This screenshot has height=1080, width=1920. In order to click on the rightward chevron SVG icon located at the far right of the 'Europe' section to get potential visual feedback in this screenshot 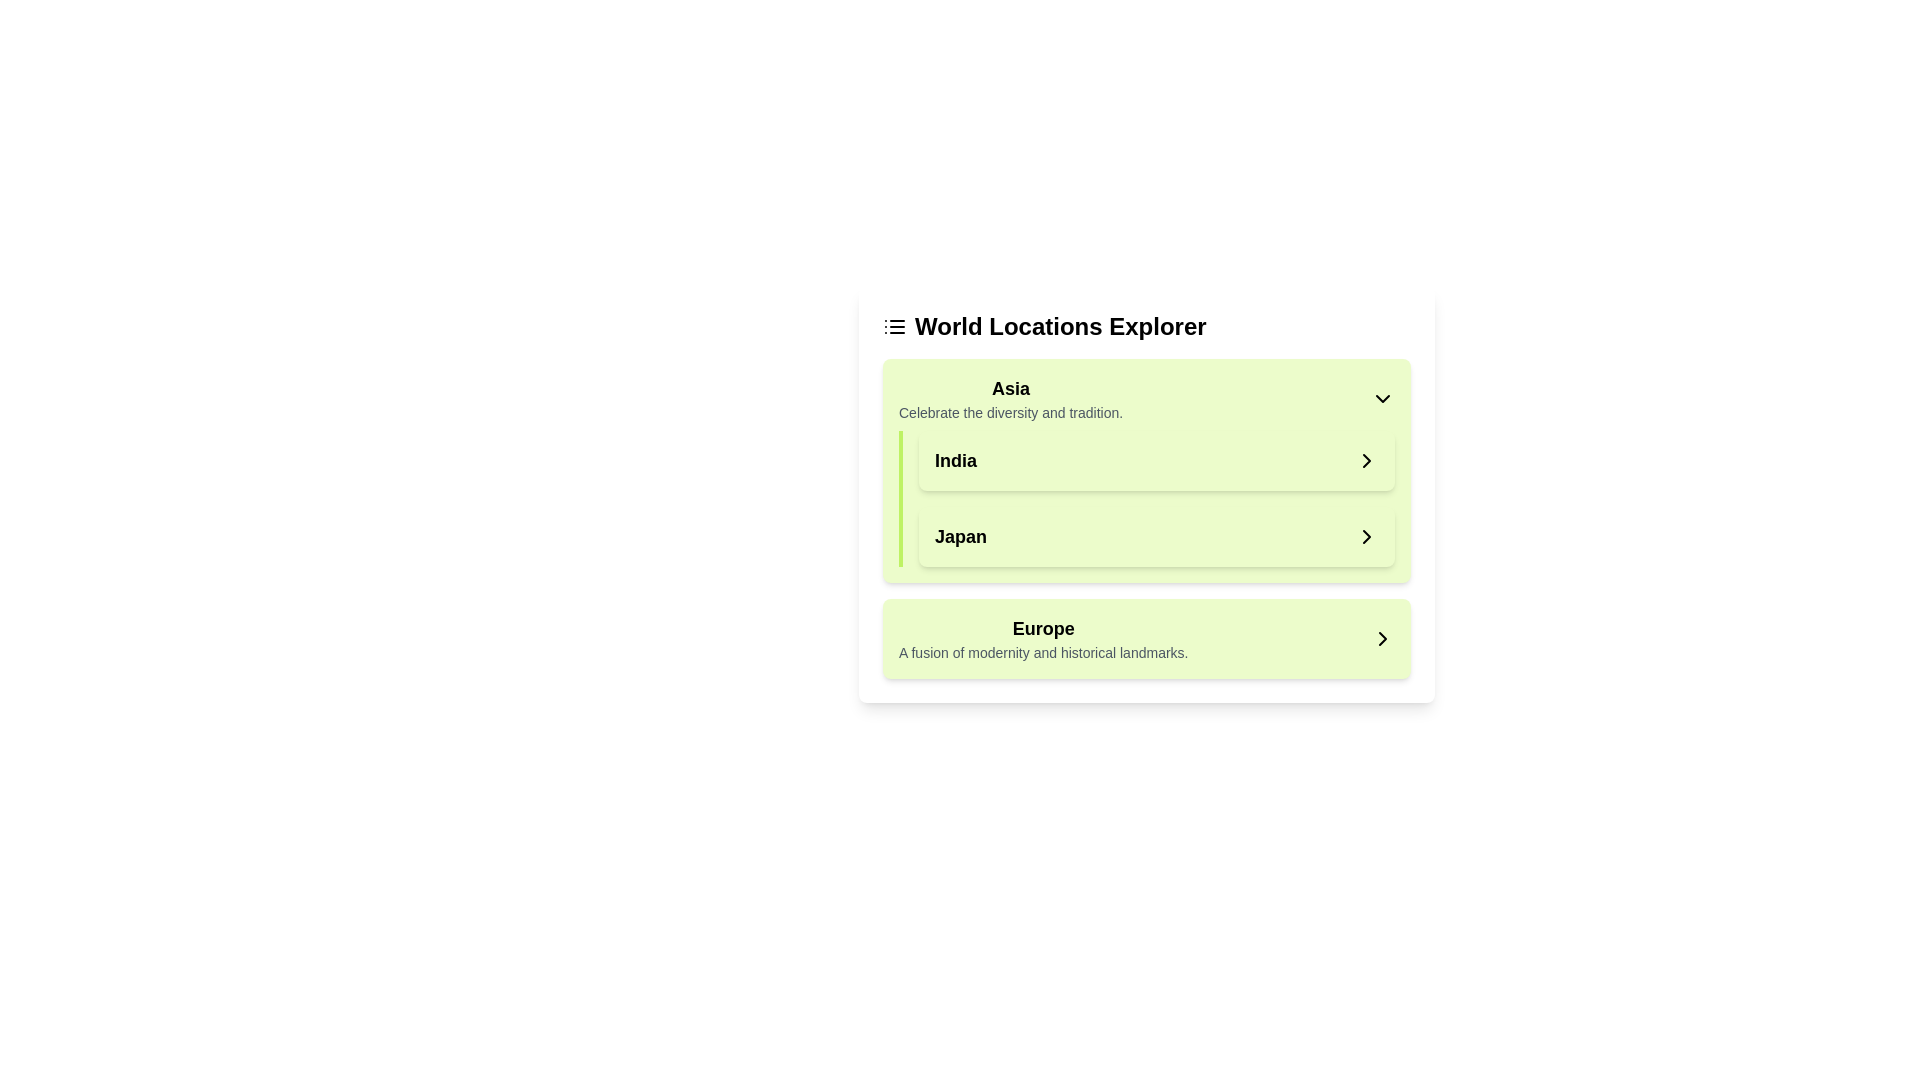, I will do `click(1381, 639)`.